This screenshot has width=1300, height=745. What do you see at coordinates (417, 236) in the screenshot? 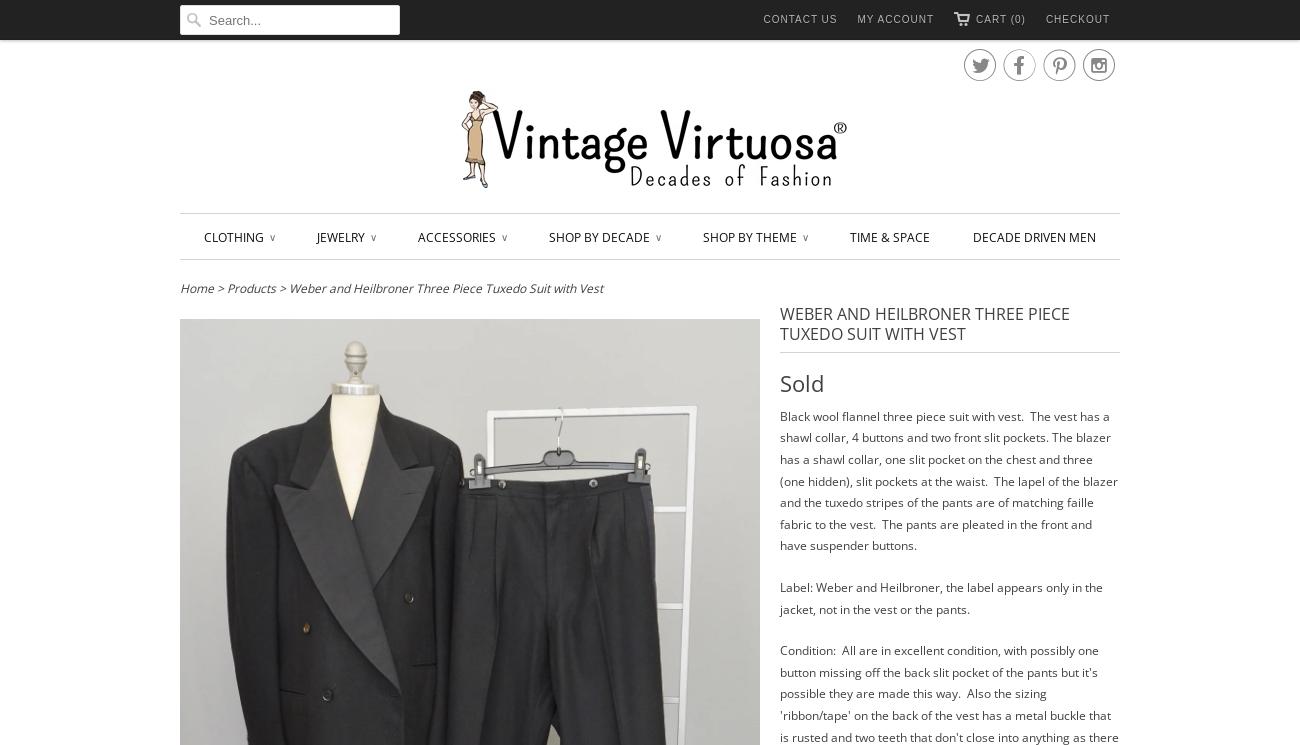
I see `'Accessories'` at bounding box center [417, 236].